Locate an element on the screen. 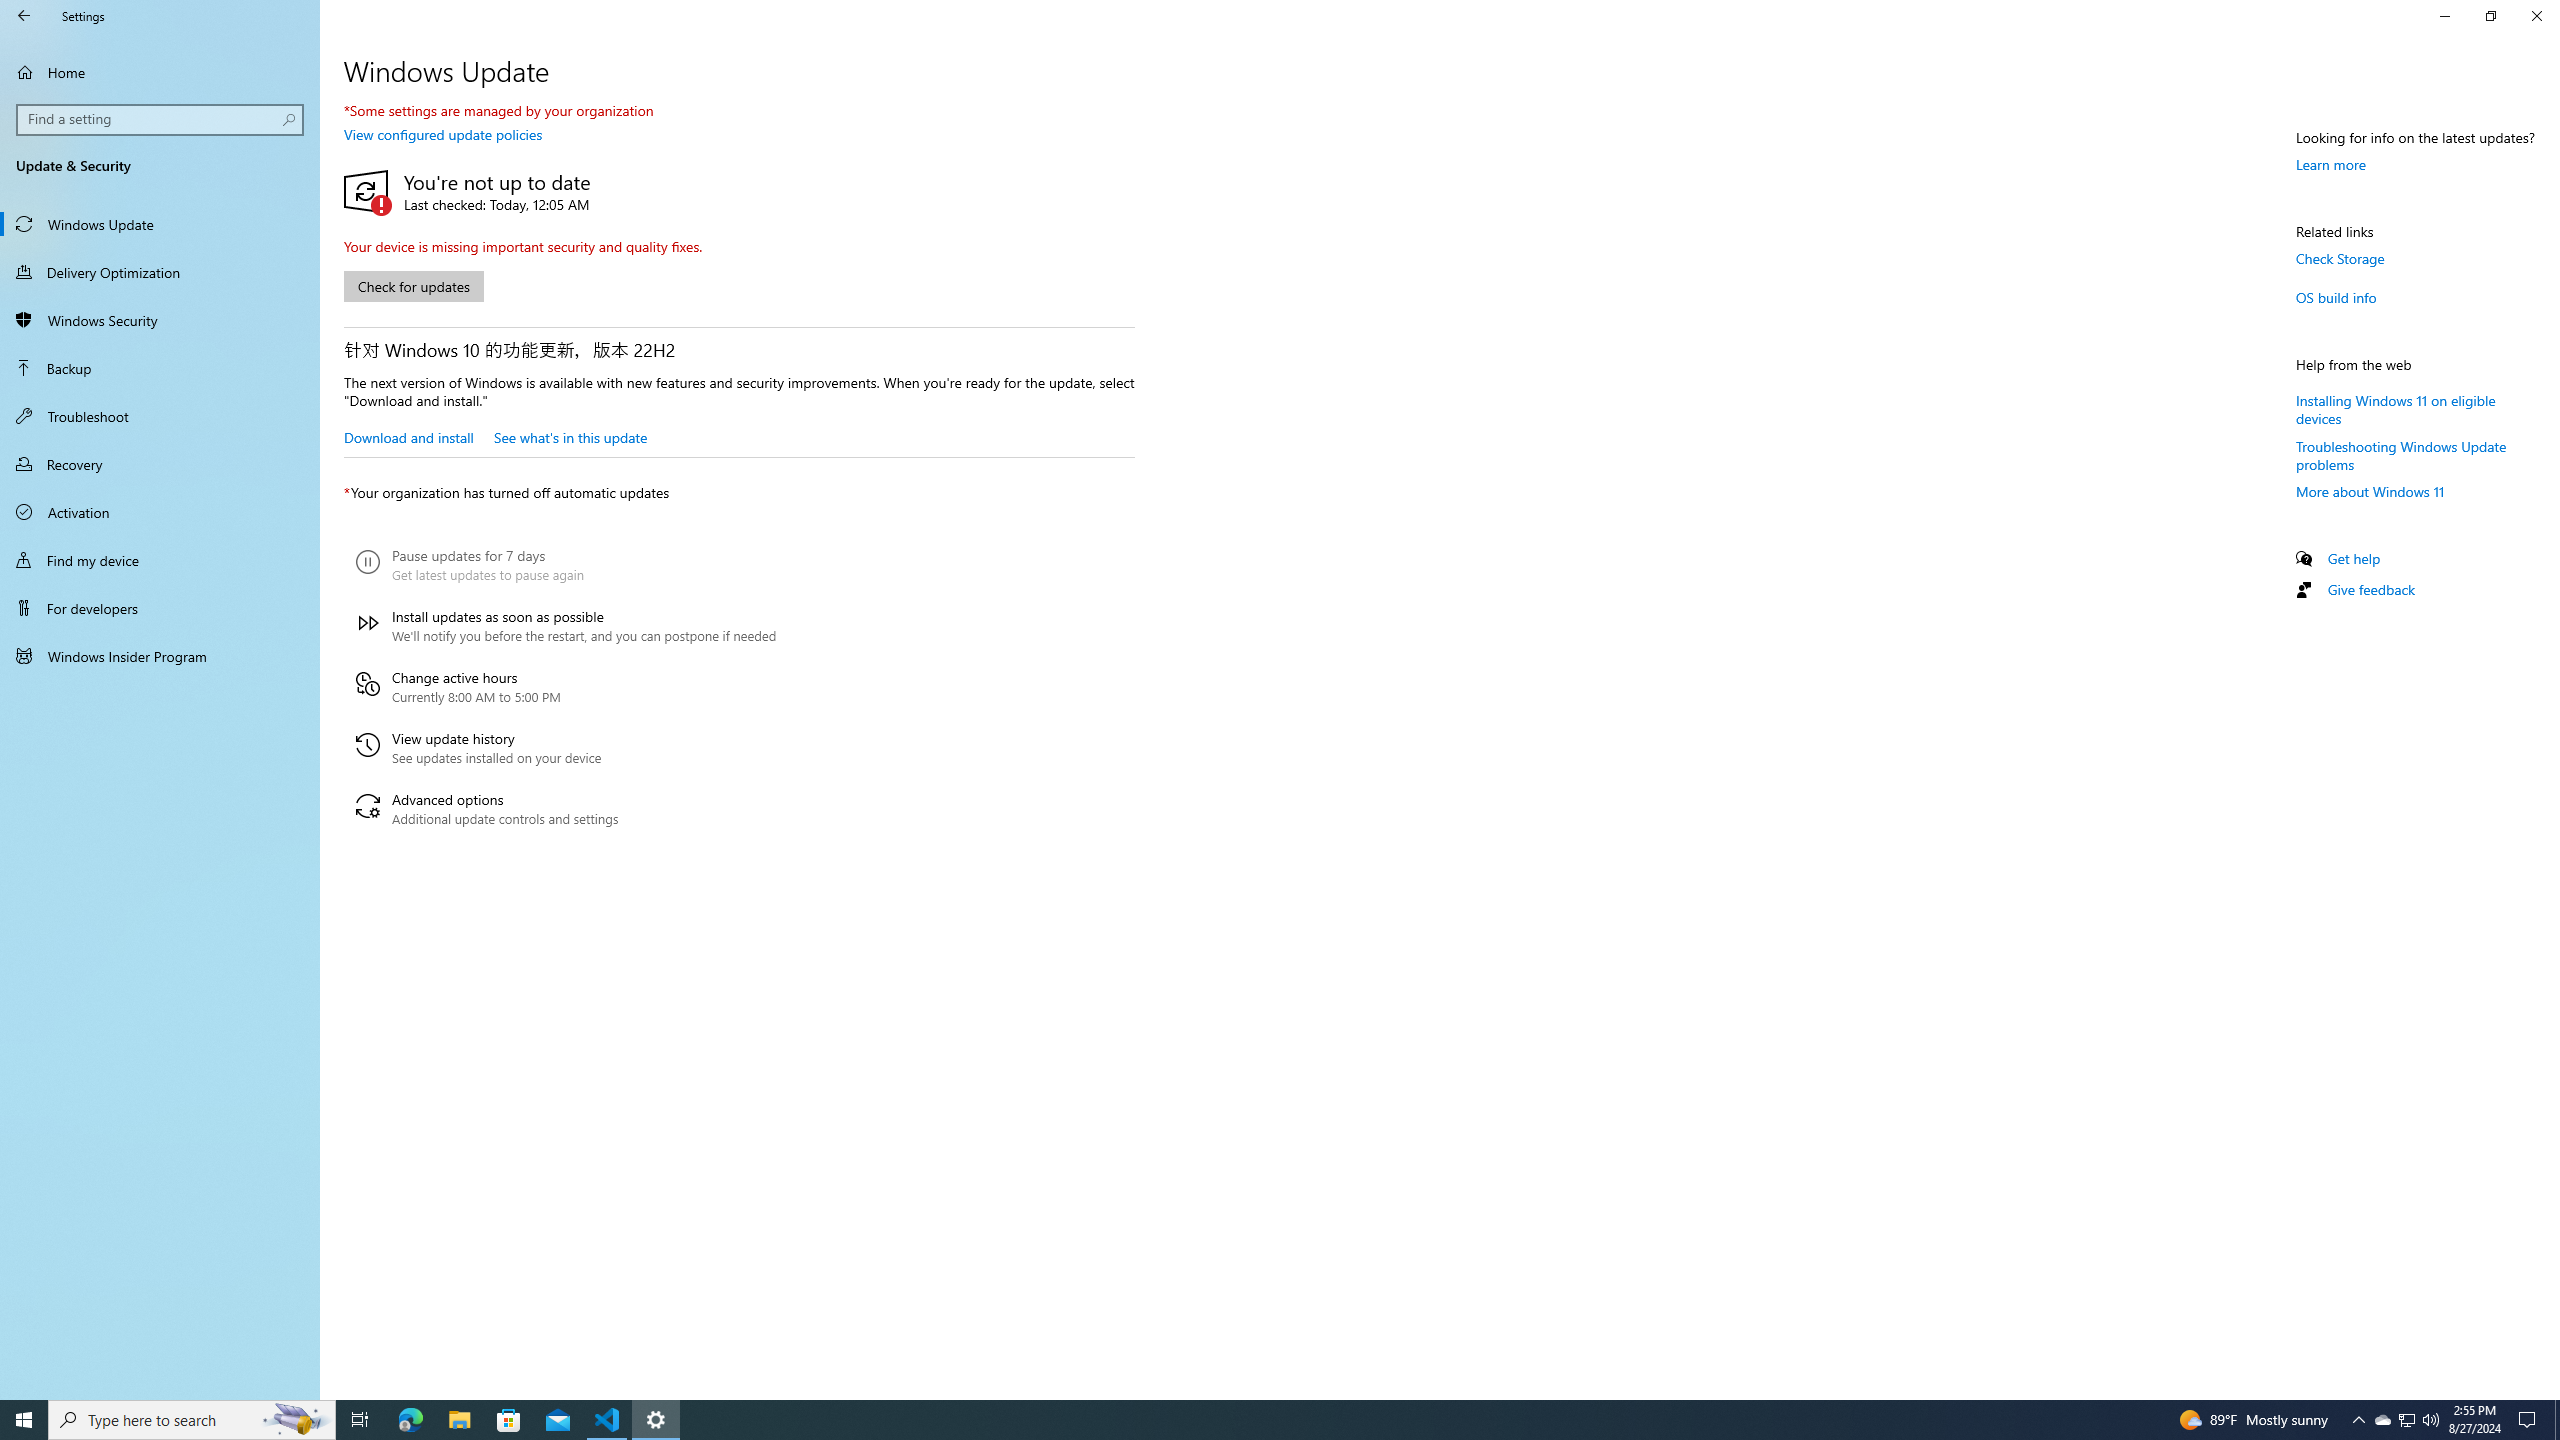 The image size is (2560, 1440). 'Check for updates' is located at coordinates (412, 286).